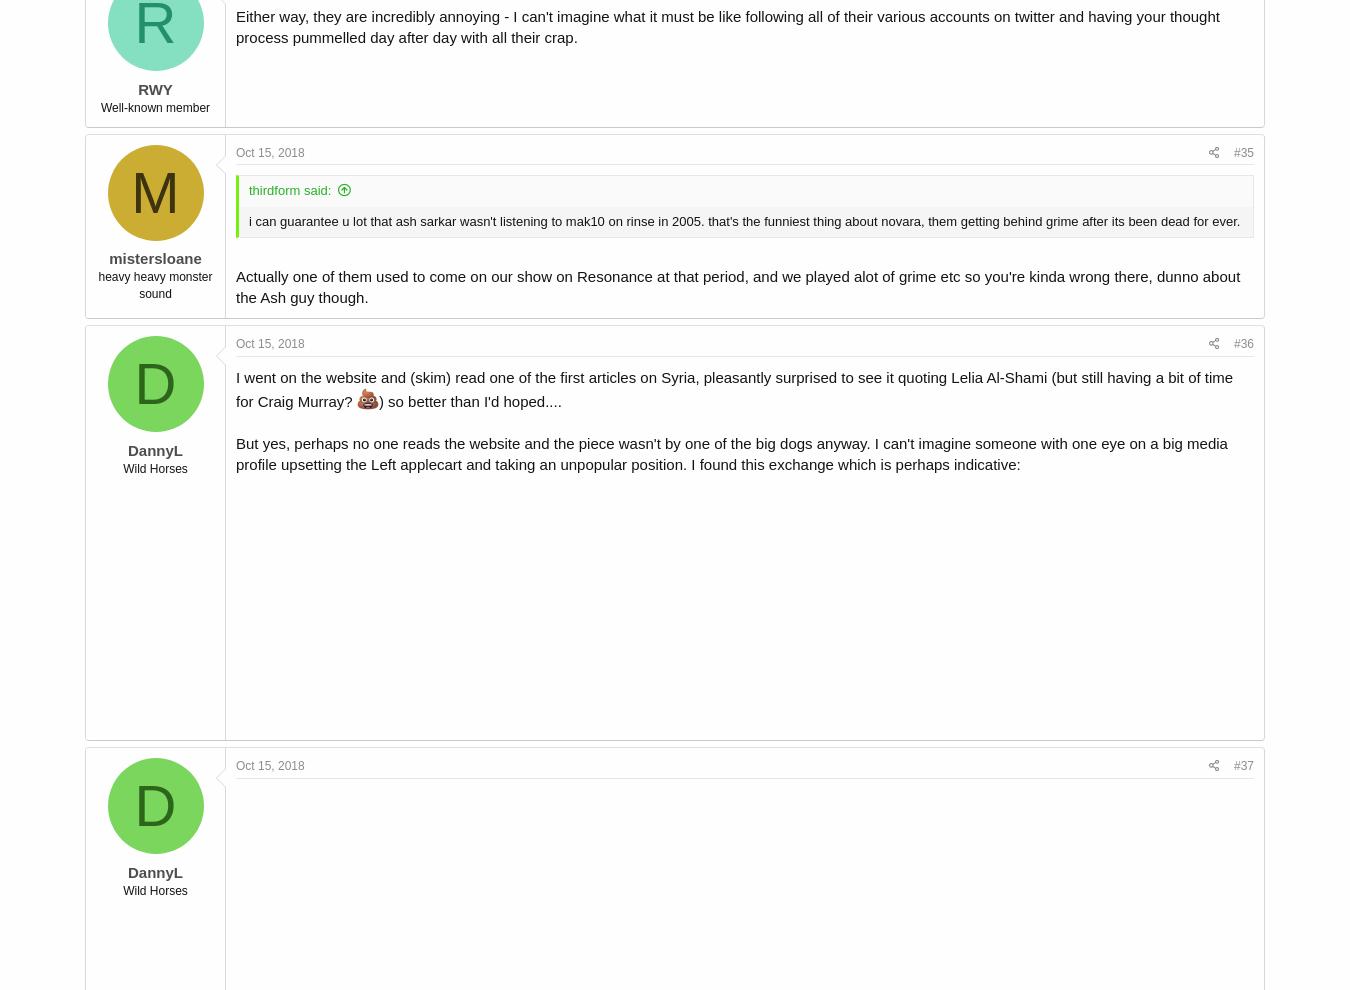 This screenshot has width=1350, height=990. I want to click on 'M', so click(154, 191).